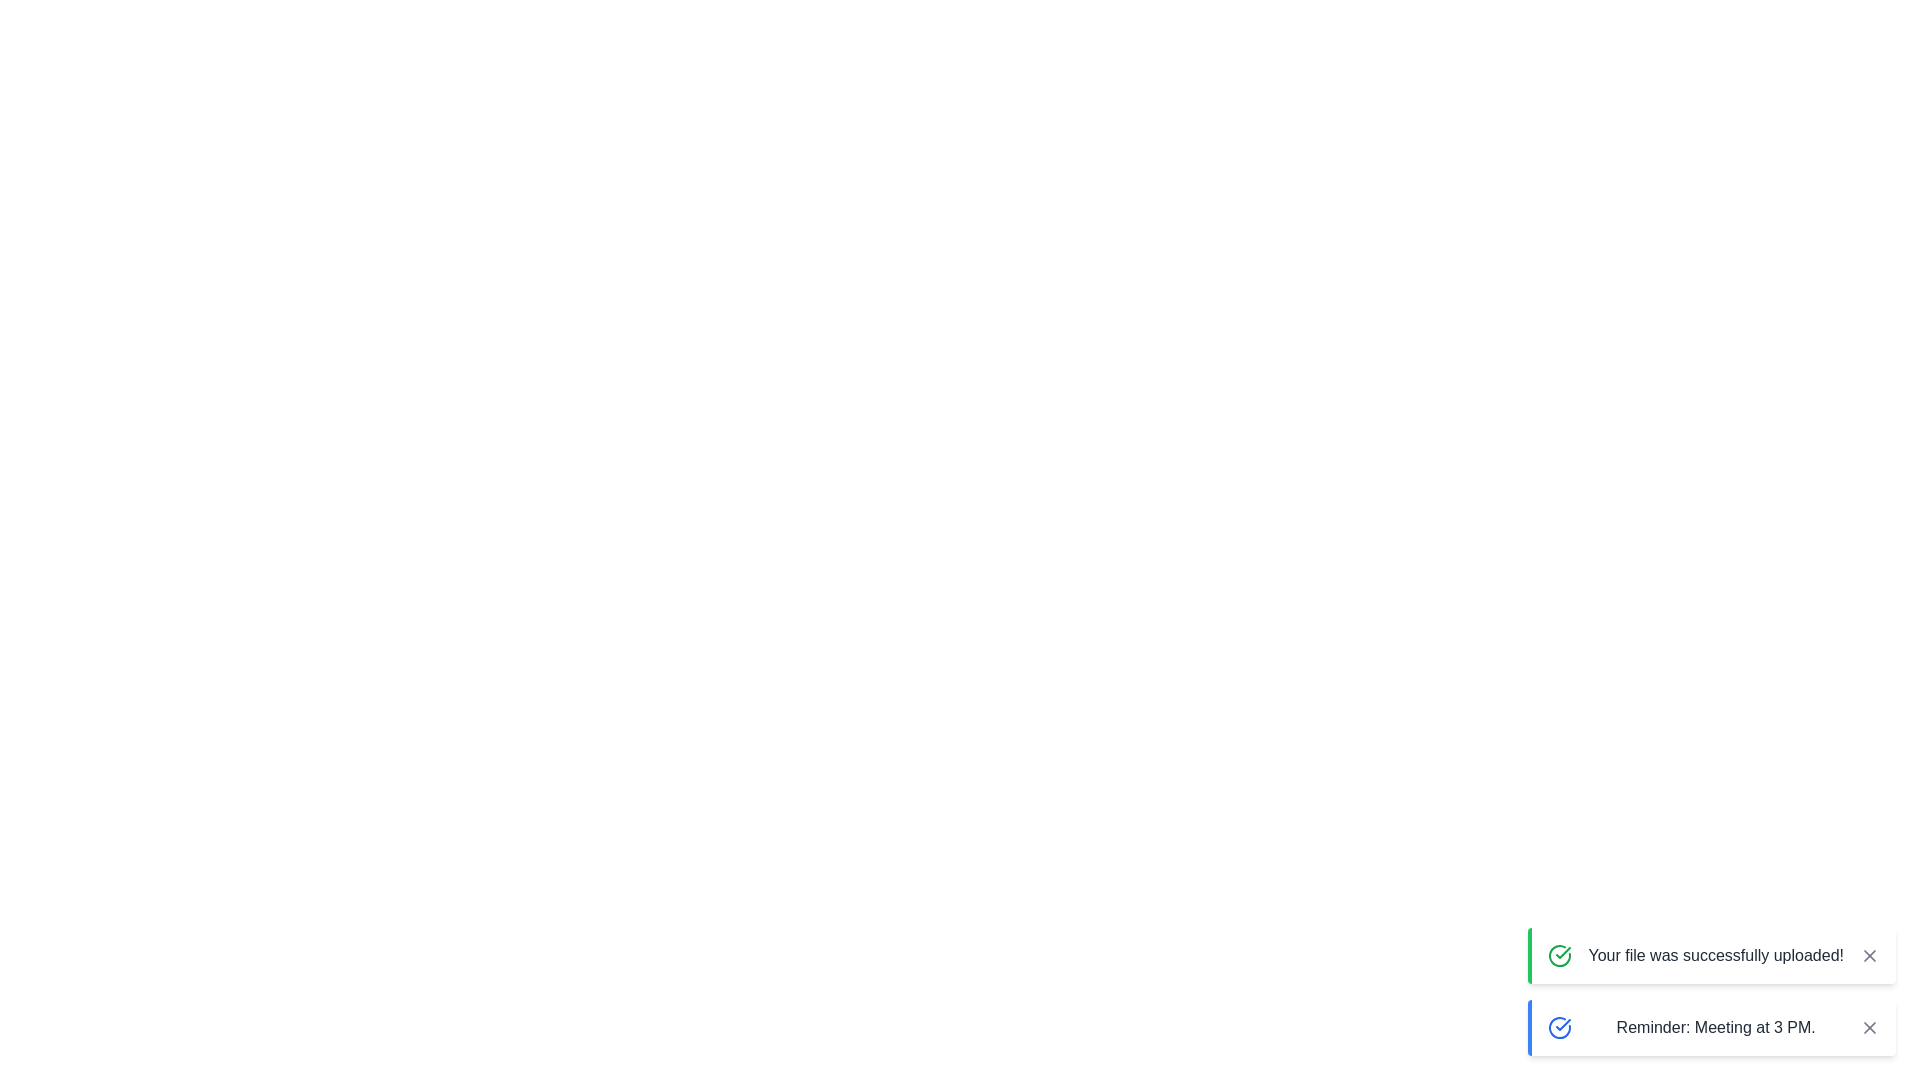 The width and height of the screenshot is (1920, 1080). Describe the element at coordinates (1869, 955) in the screenshot. I see `the close button of the notification to dismiss it` at that location.